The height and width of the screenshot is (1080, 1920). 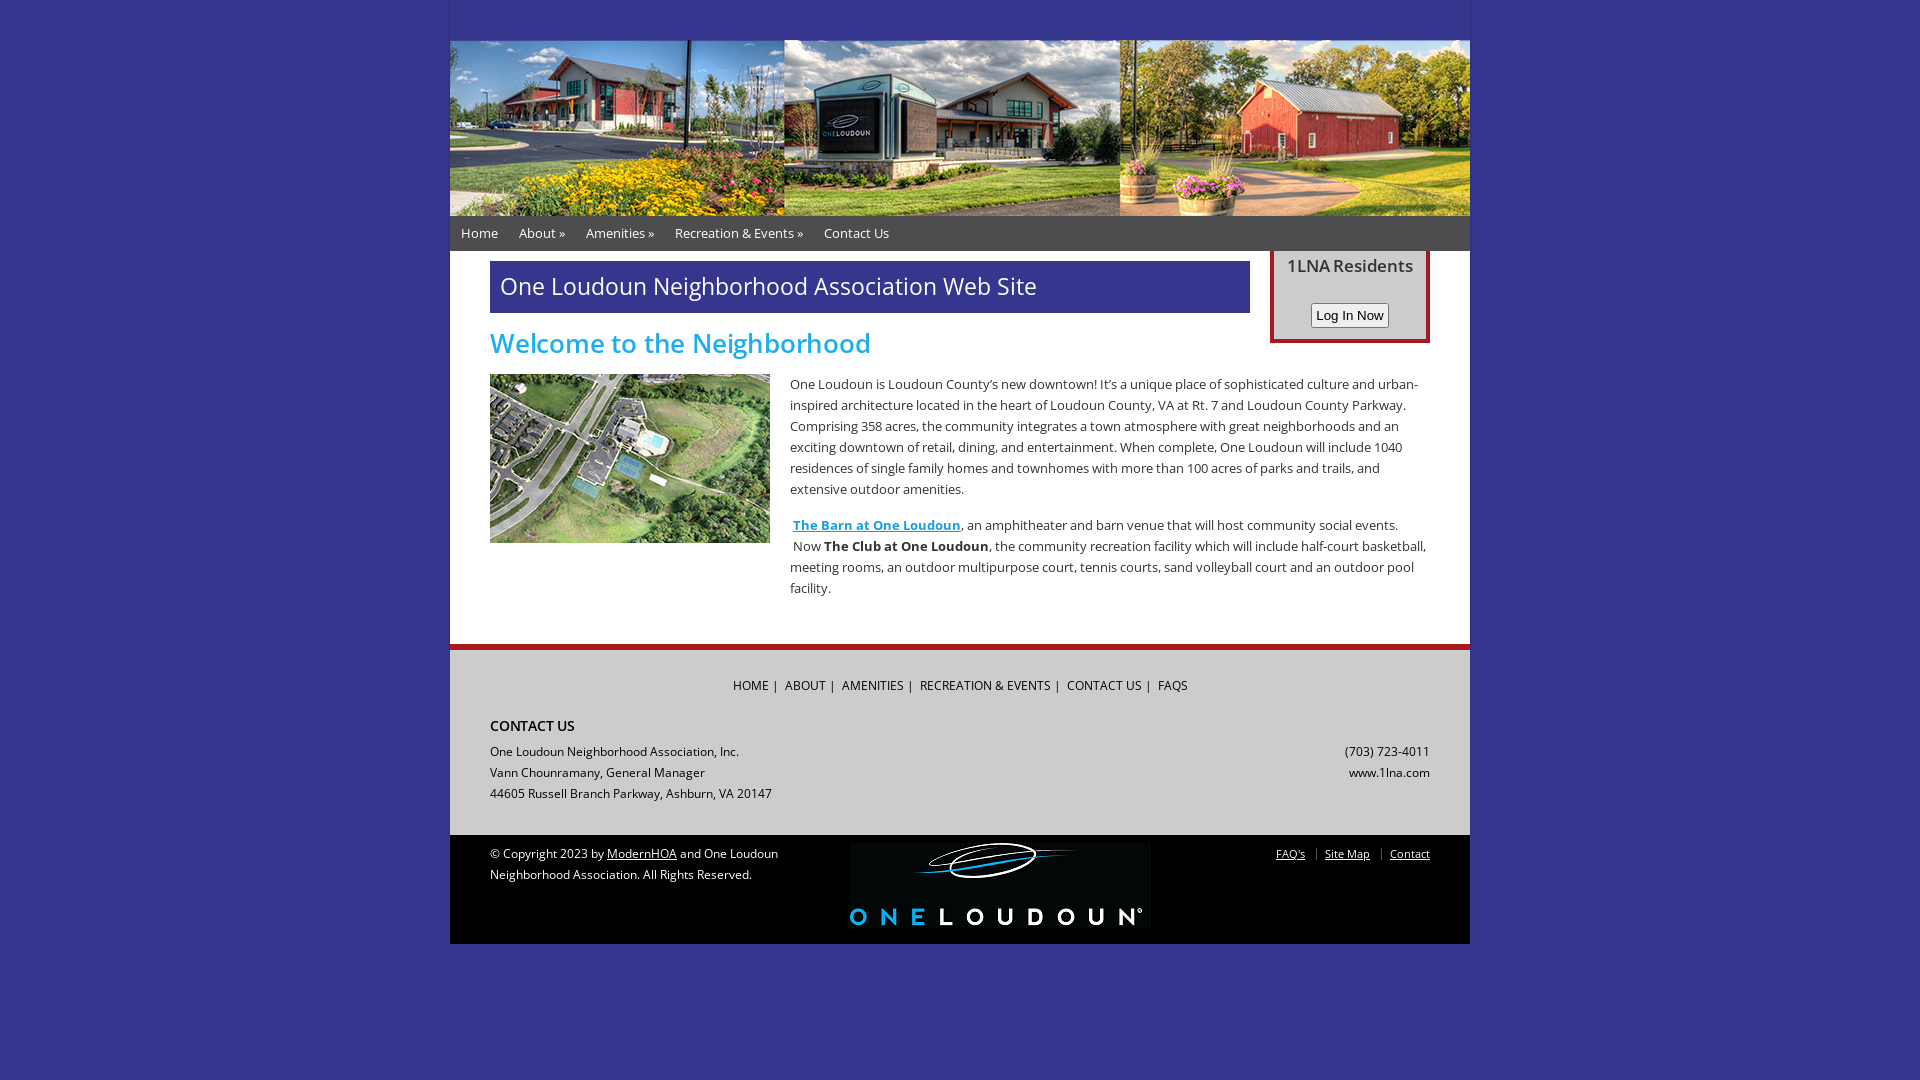 What do you see at coordinates (642, 853) in the screenshot?
I see `'ModernHOA'` at bounding box center [642, 853].